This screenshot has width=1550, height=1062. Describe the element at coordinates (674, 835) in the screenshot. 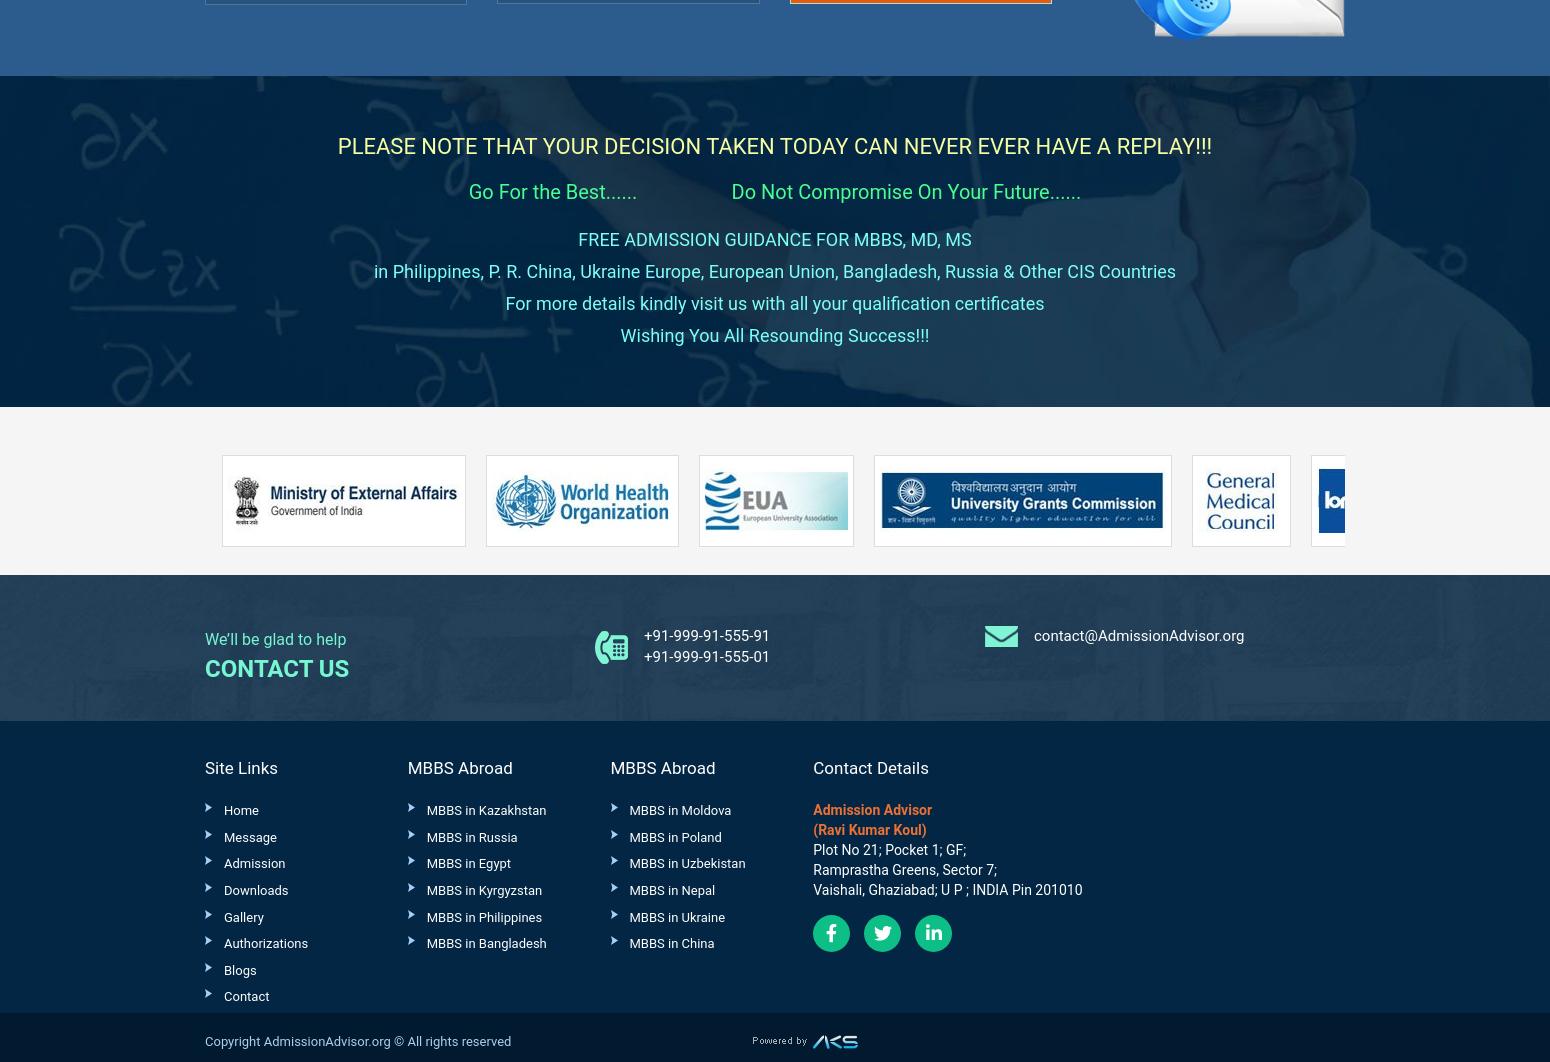

I see `'MBBS in Poland'` at that location.